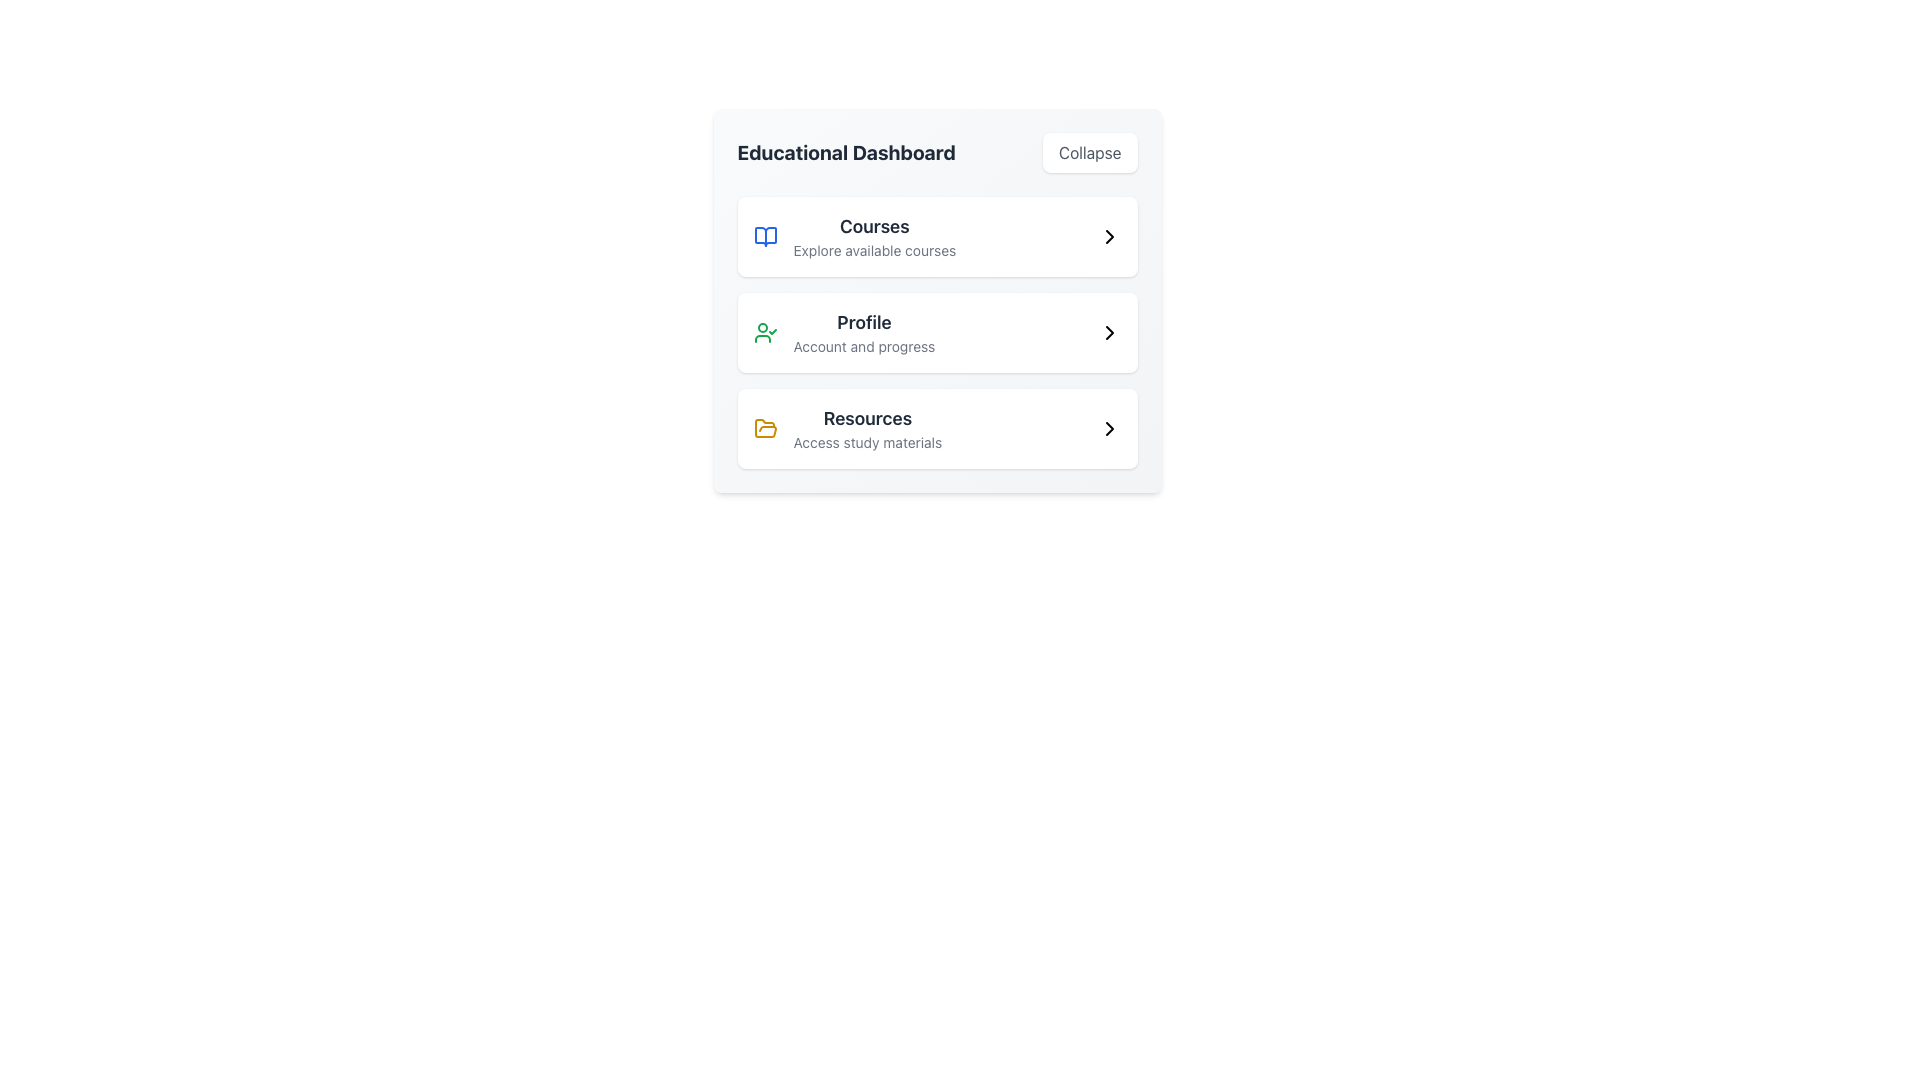 Image resolution: width=1920 pixels, height=1080 pixels. Describe the element at coordinates (1108, 427) in the screenshot. I see `the chevron icon located at the far right edge of the 'Resources' item in the vertical list to interact with it` at that location.